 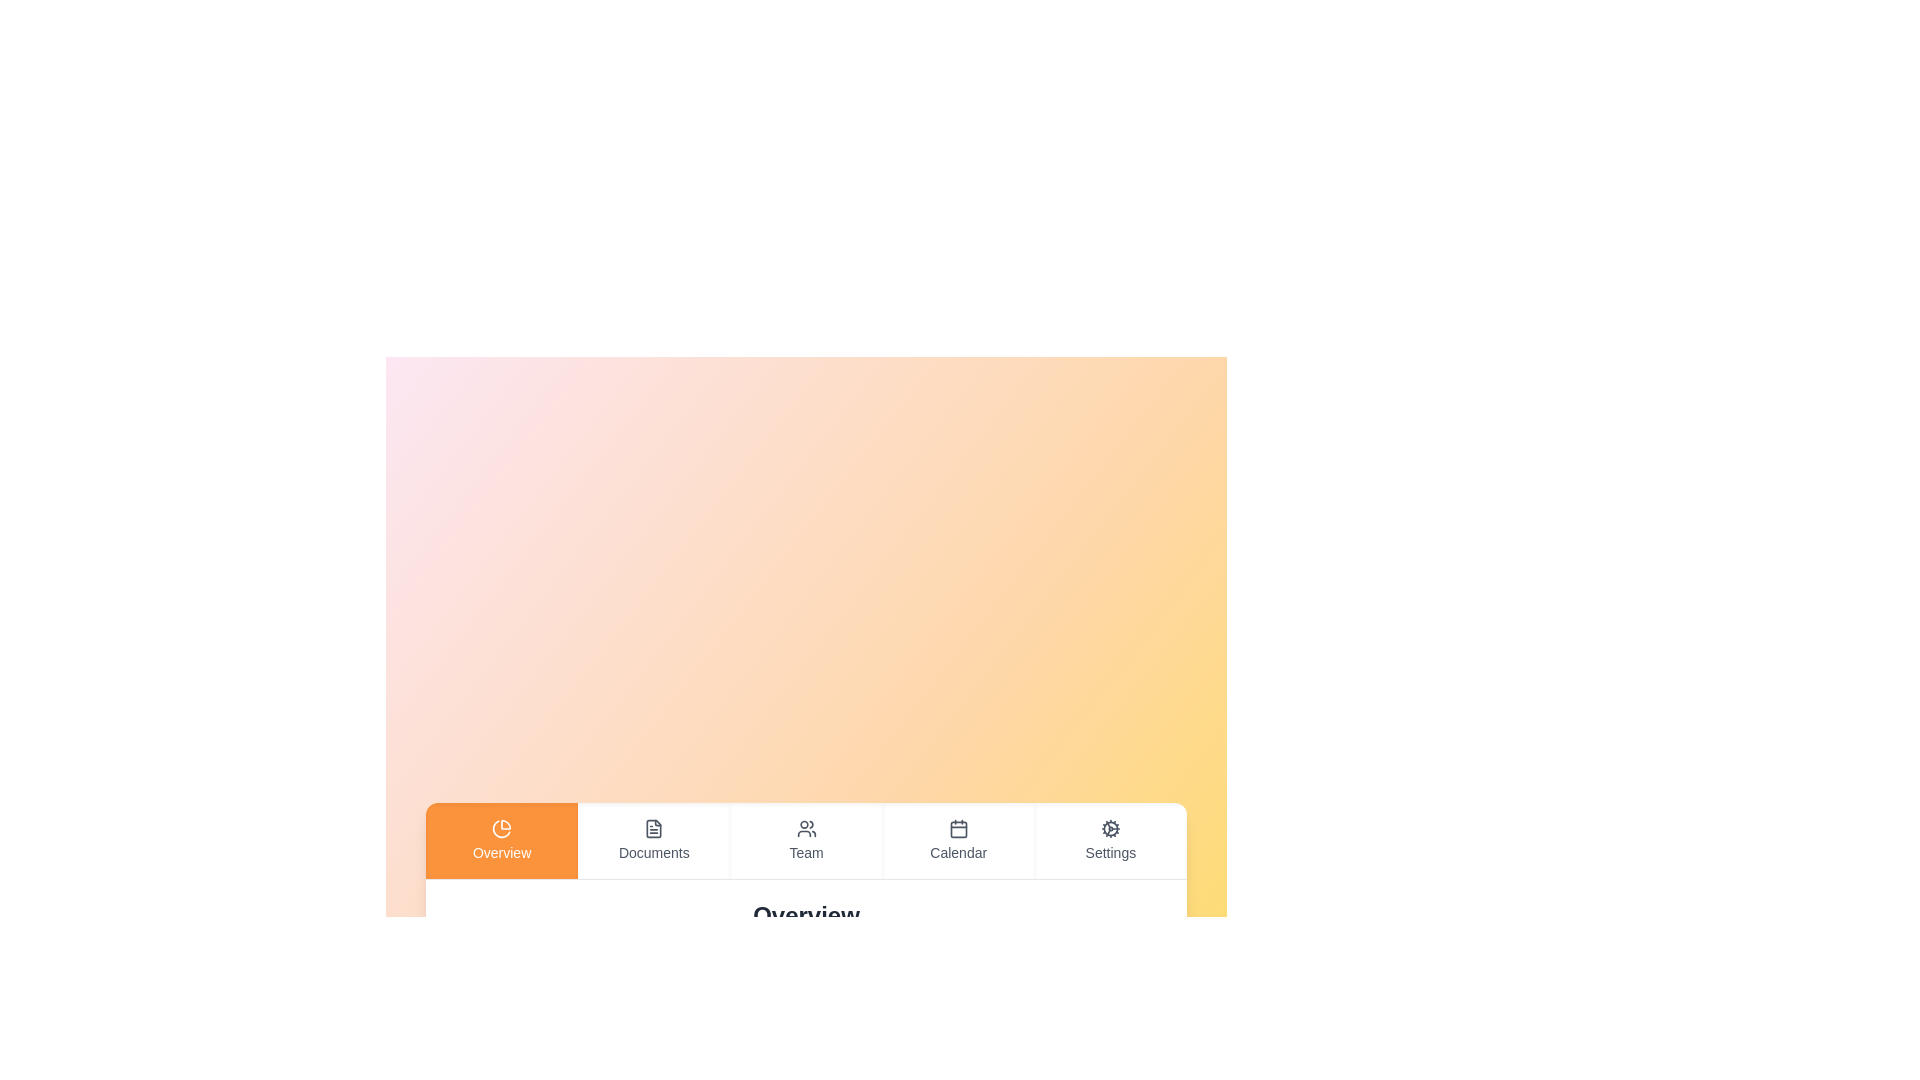 I want to click on the Navigation Tab, which is the far right tab in the navigation bar, so click(x=1109, y=840).